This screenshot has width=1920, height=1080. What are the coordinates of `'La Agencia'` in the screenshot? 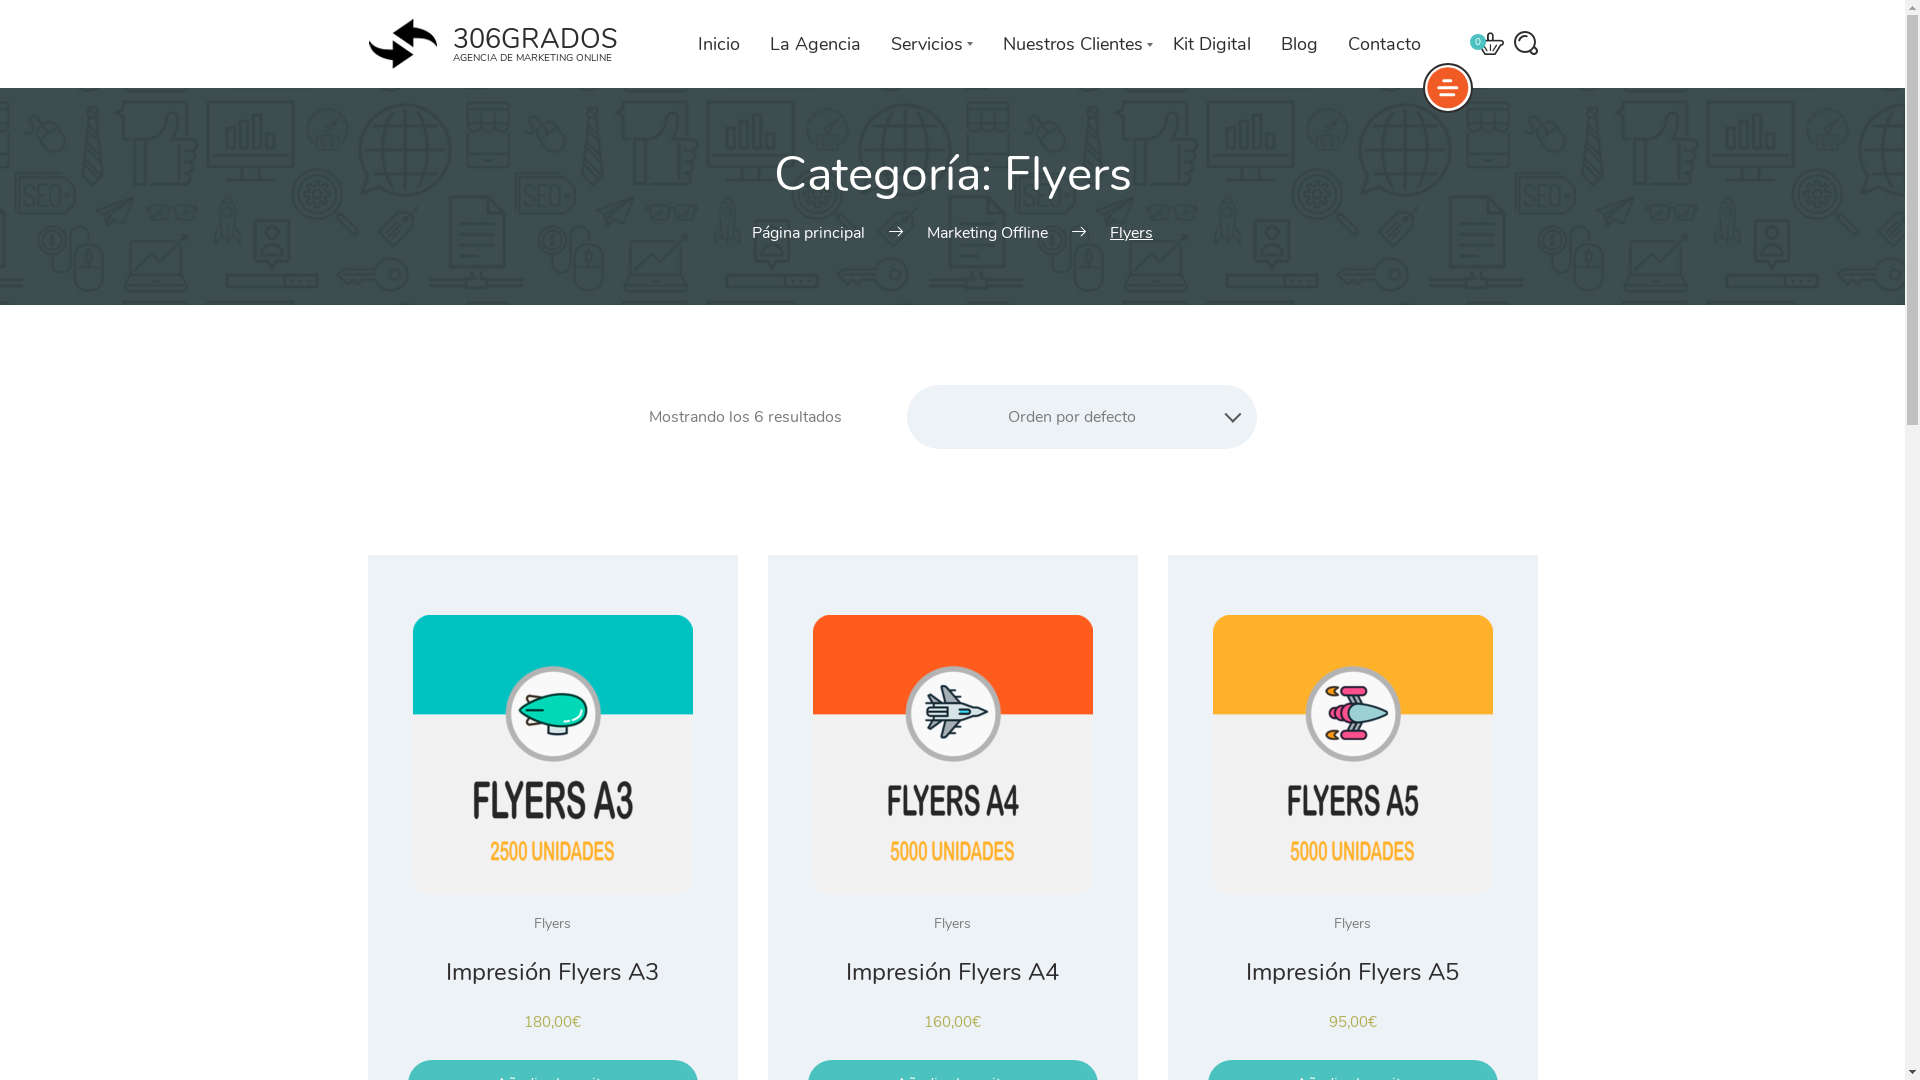 It's located at (815, 43).